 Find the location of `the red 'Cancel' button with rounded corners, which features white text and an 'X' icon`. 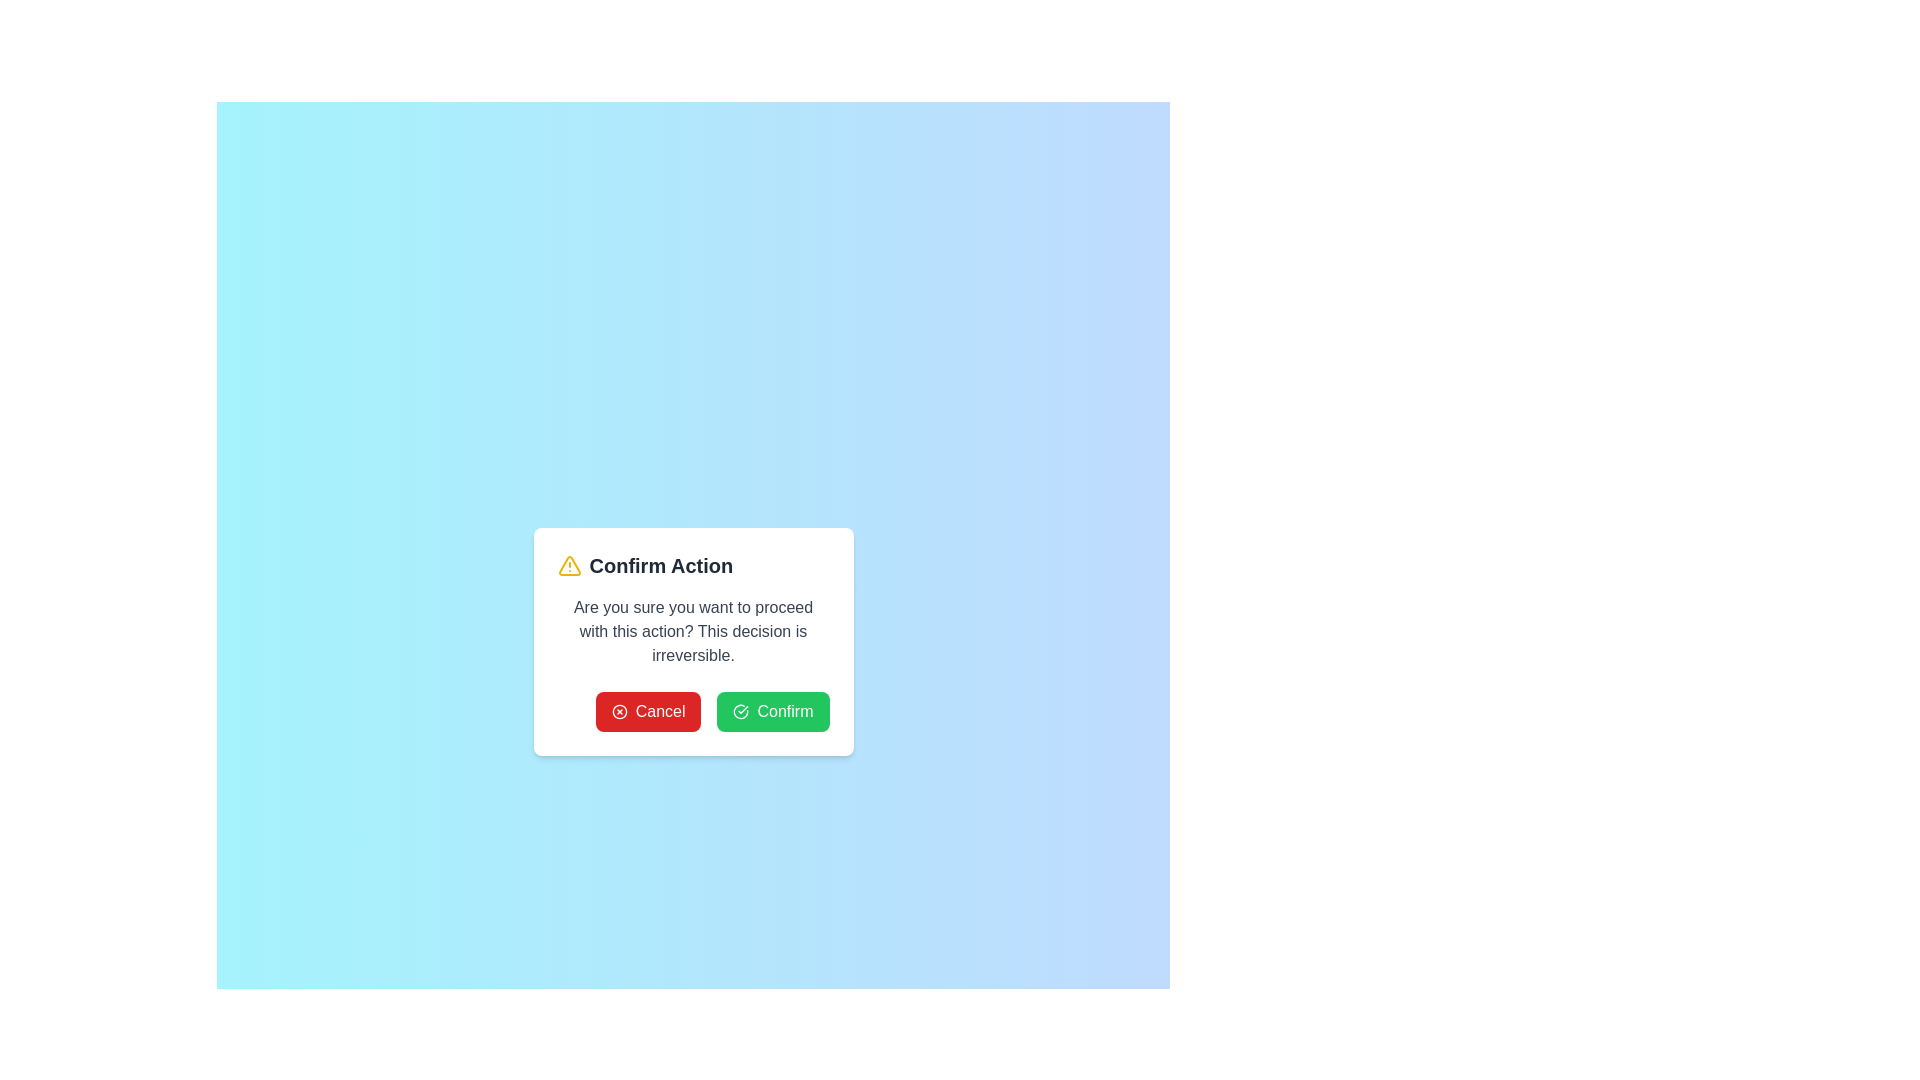

the red 'Cancel' button with rounded corners, which features white text and an 'X' icon is located at coordinates (648, 711).